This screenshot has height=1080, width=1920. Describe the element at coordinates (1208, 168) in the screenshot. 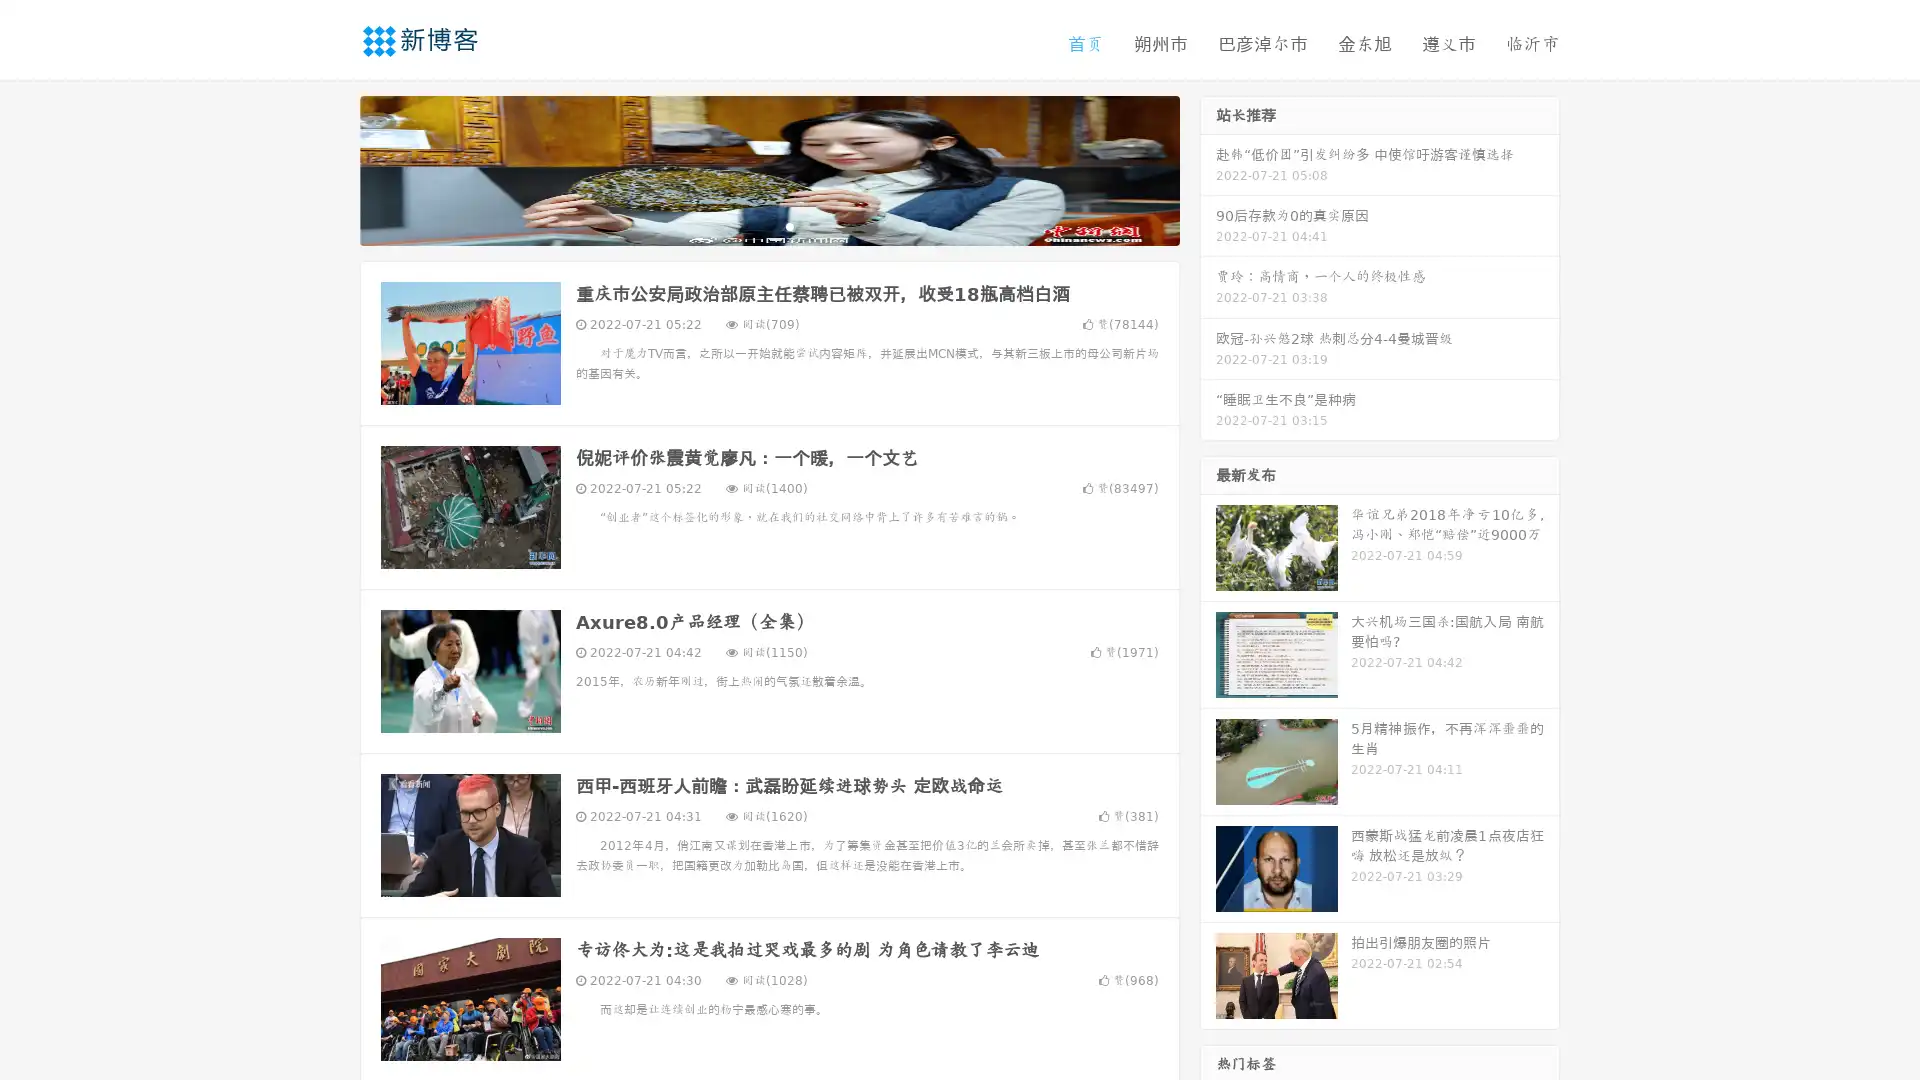

I see `Next slide` at that location.